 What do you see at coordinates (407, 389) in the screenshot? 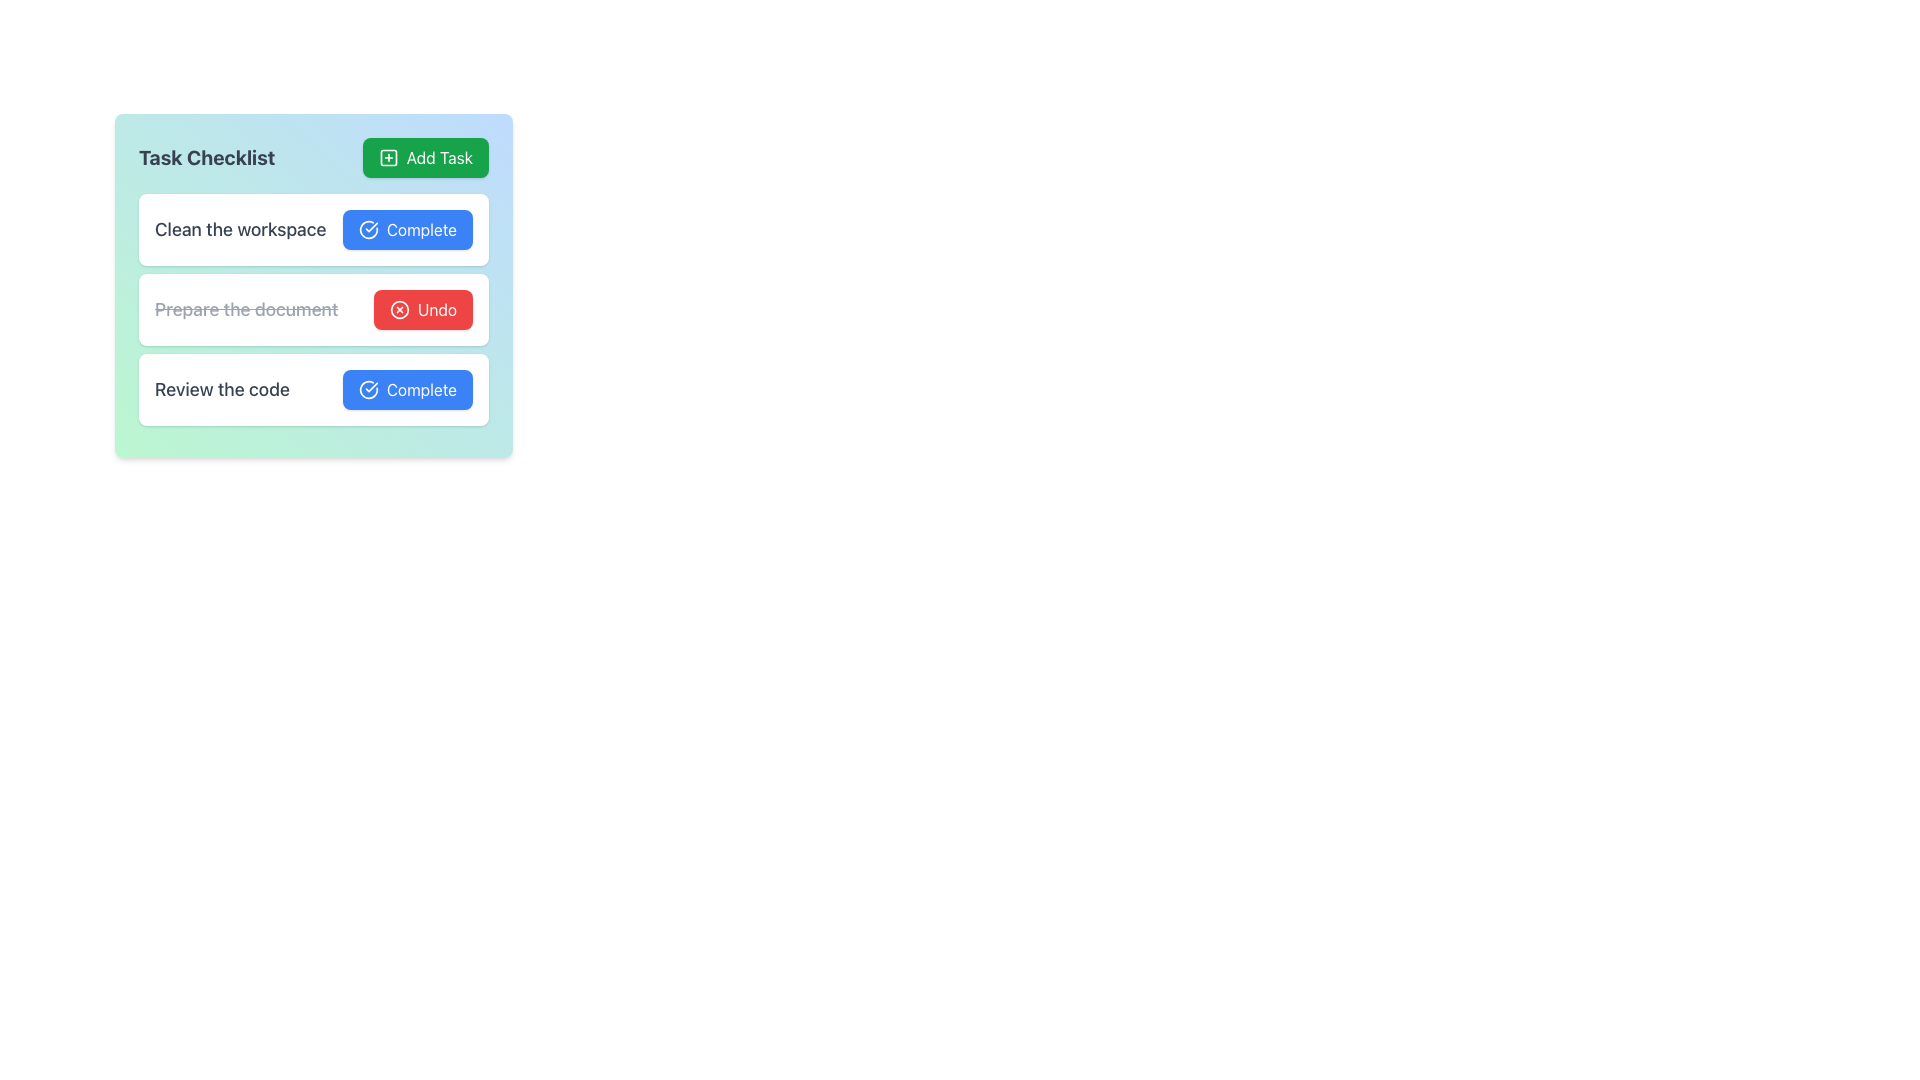
I see `the blue rectangular 'Complete' button with a checkmark icon located on the right side of the third task item under the 'Task Checklist' heading` at bounding box center [407, 389].